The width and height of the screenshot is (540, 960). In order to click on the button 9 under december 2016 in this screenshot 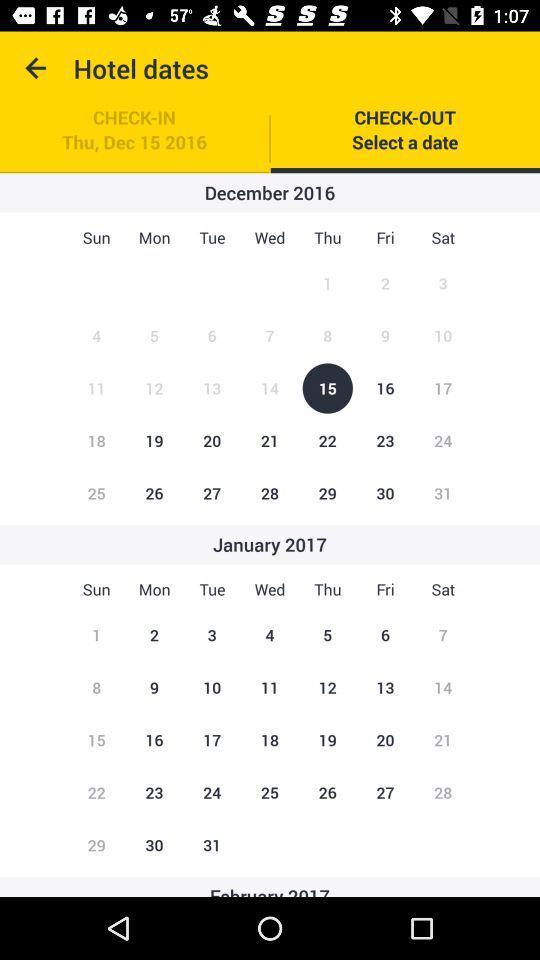, I will do `click(385, 336)`.